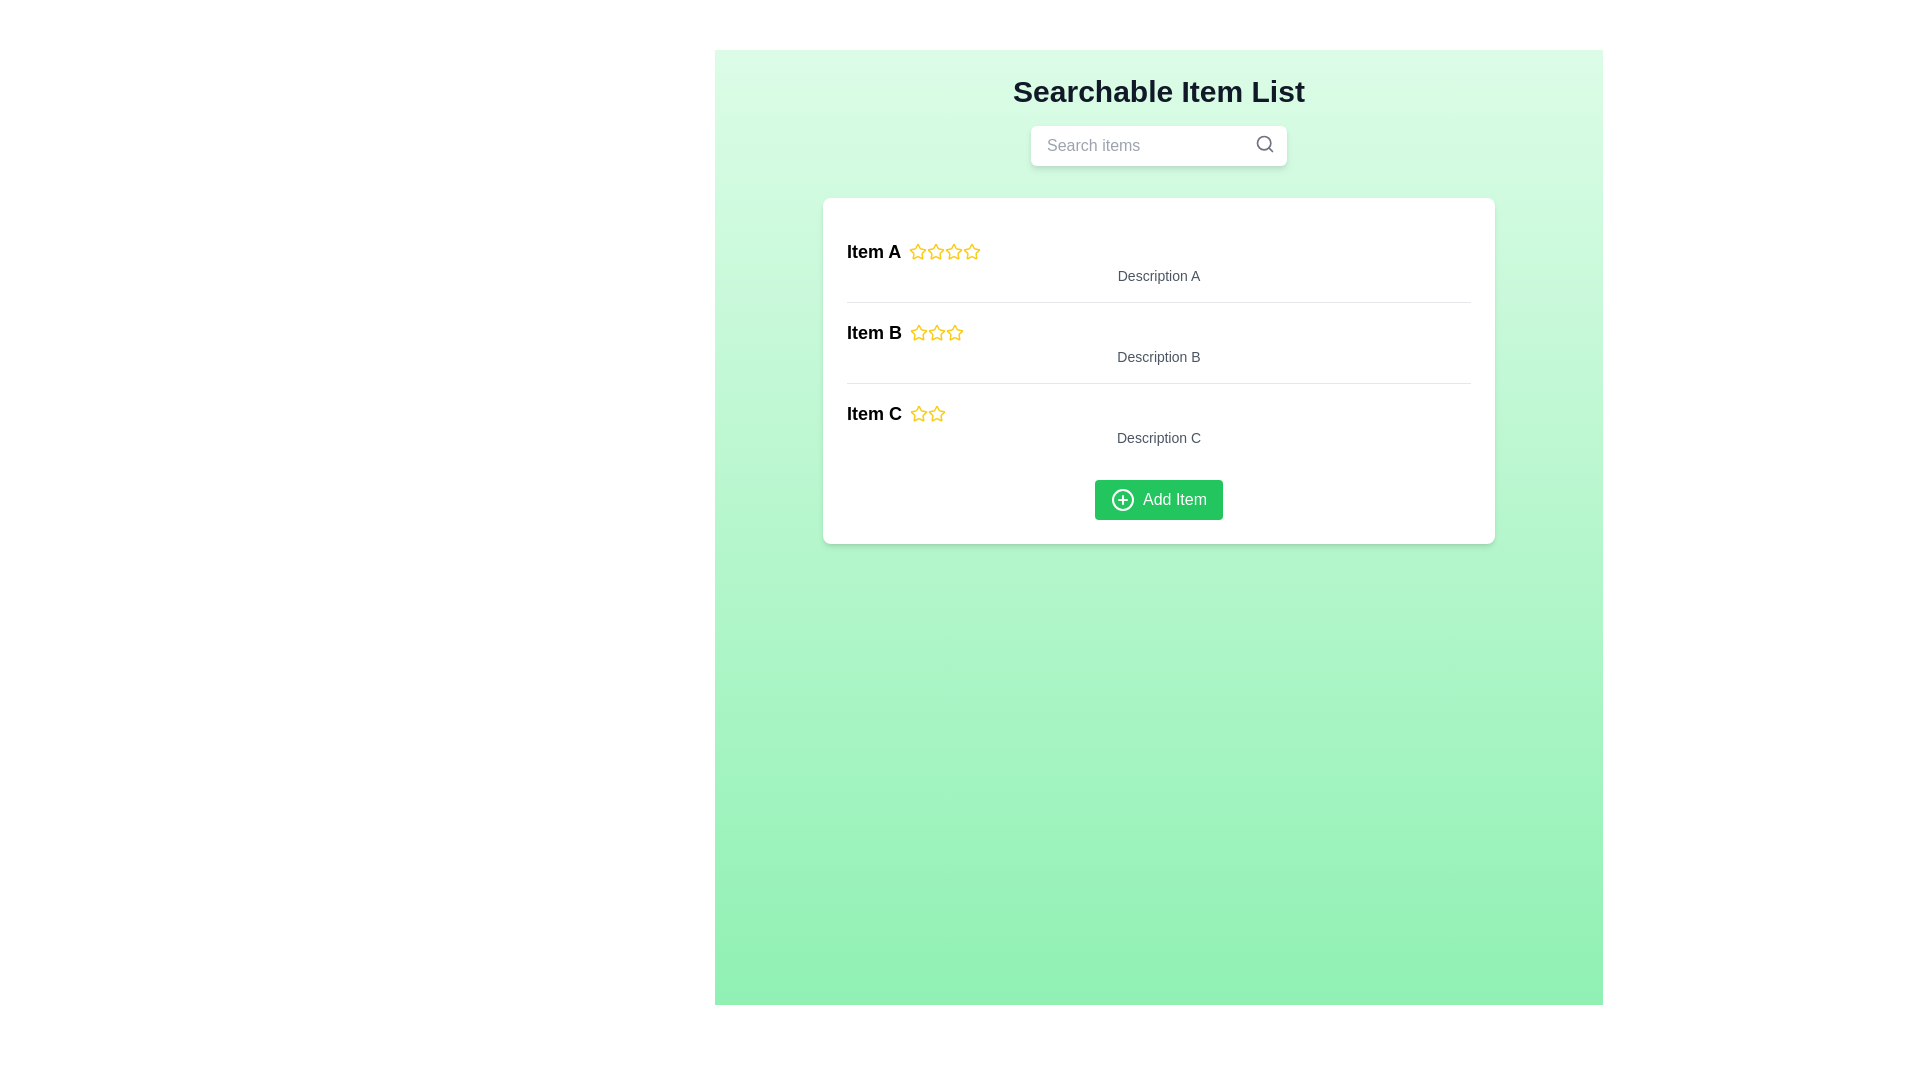 The image size is (1920, 1080). Describe the element at coordinates (918, 331) in the screenshot. I see `the first rating star icon associated with 'Item B' in the middle section of the interface` at that location.